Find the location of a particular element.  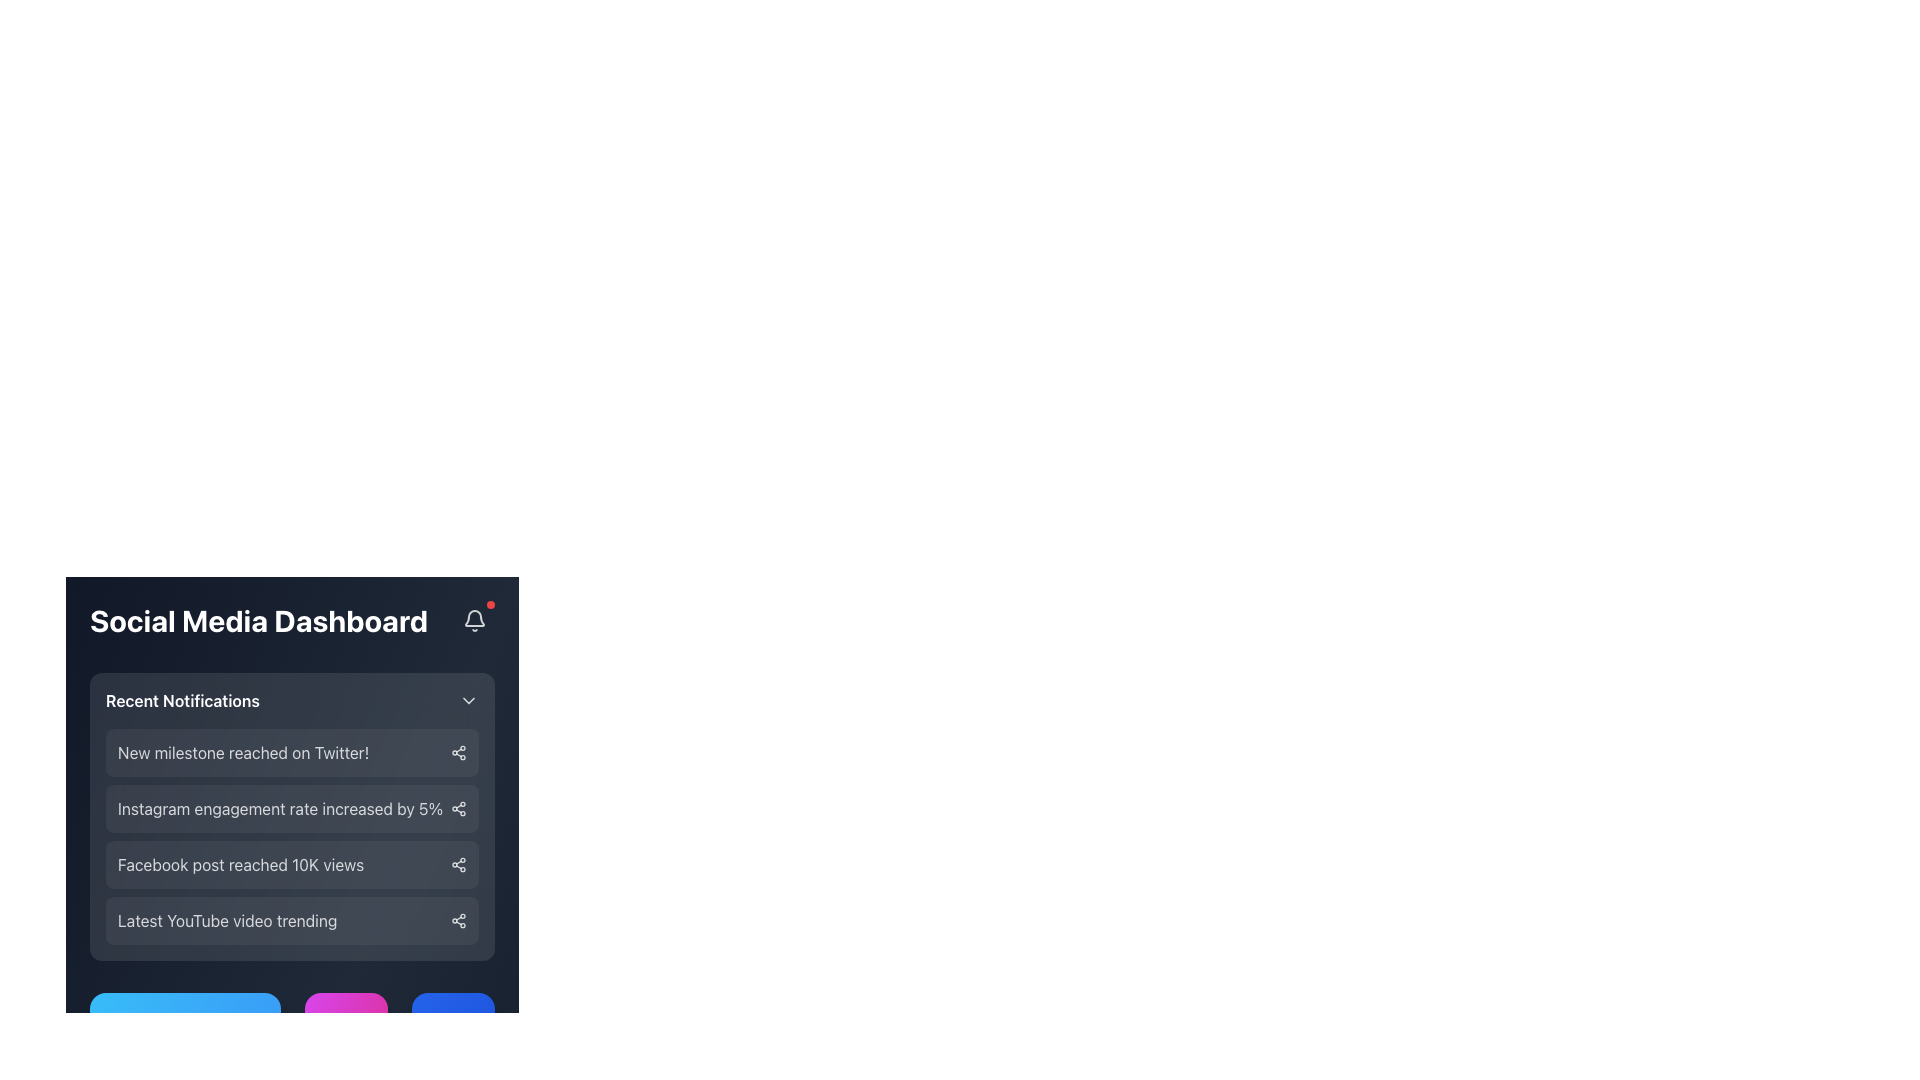

the share icon located at the end of the row labeled 'Latest YouTube video trending' in the 'Recent Notifications' section of the 'Social Media Dashboard' is located at coordinates (458, 921).